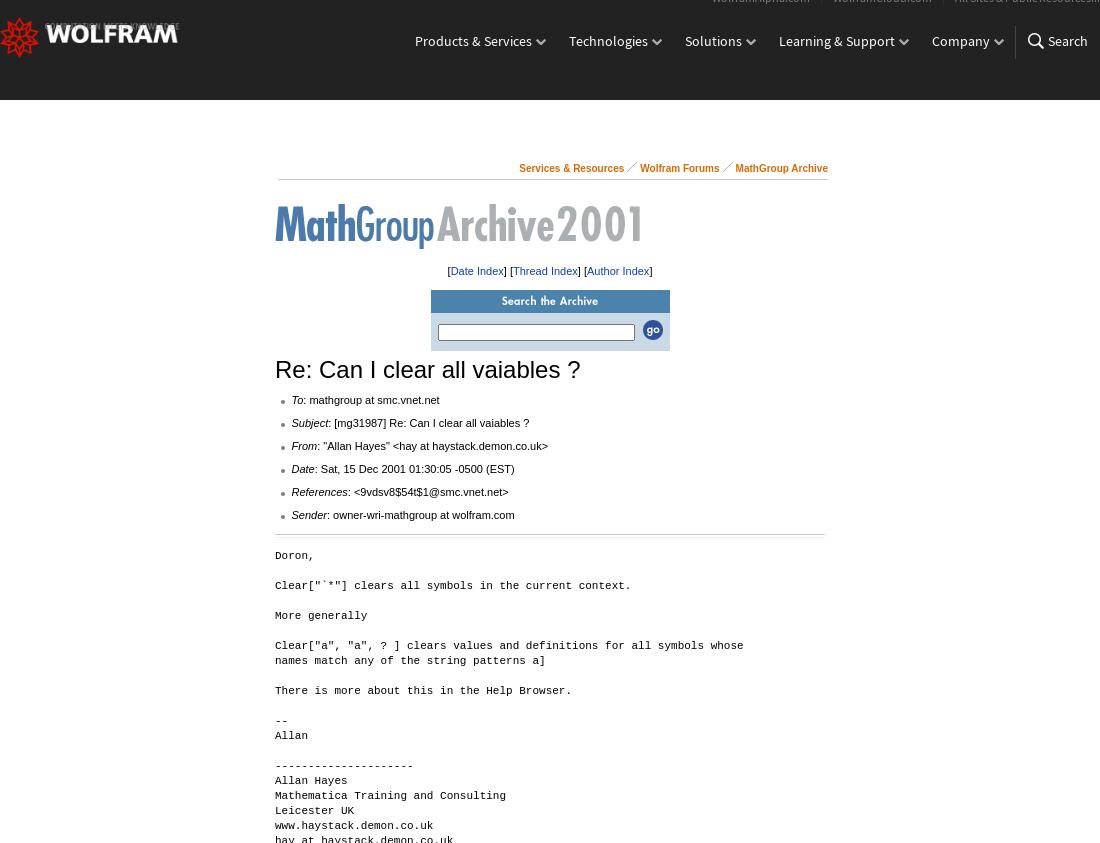 This screenshot has height=843, width=1100. I want to click on 'Solutions', so click(712, 55).